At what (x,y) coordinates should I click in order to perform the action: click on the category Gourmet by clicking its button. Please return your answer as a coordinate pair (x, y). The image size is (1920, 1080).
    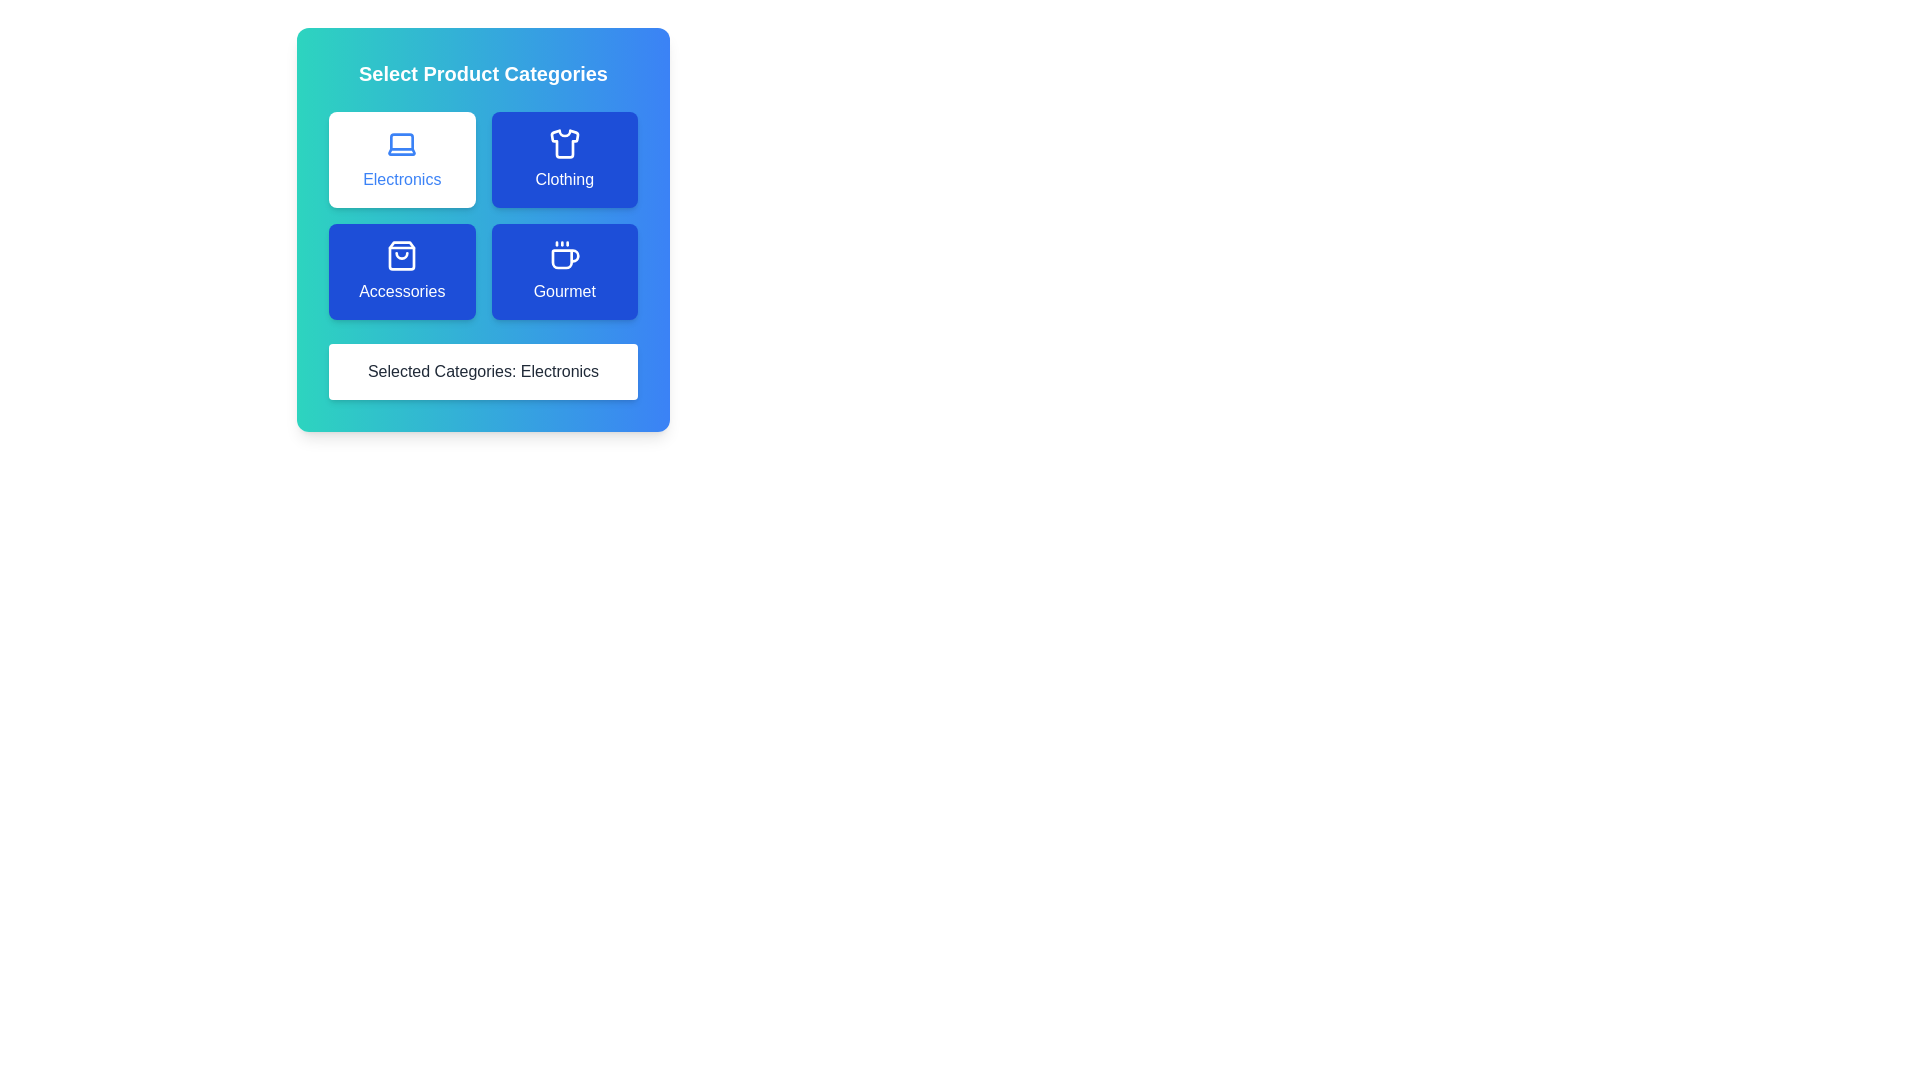
    Looking at the image, I should click on (563, 272).